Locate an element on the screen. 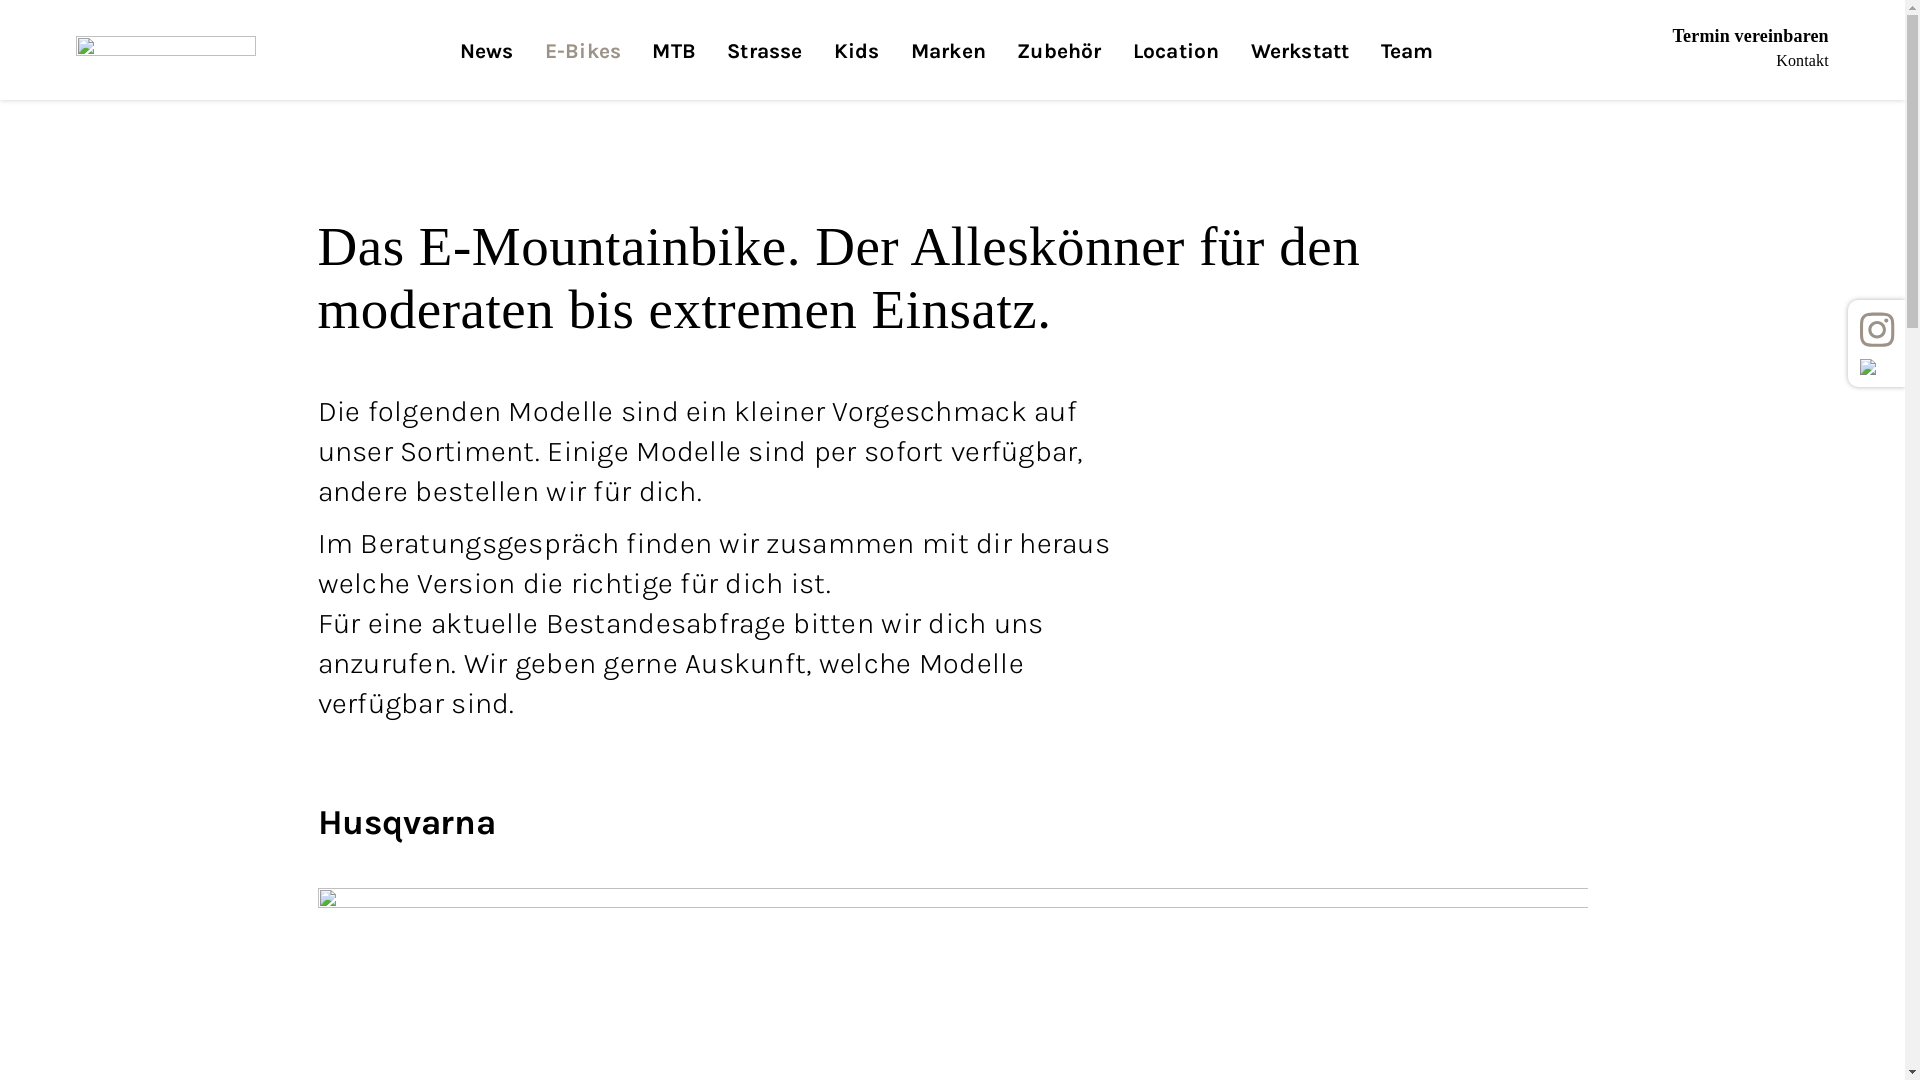 The image size is (1920, 1080). 'Marken' is located at coordinates (947, 68).